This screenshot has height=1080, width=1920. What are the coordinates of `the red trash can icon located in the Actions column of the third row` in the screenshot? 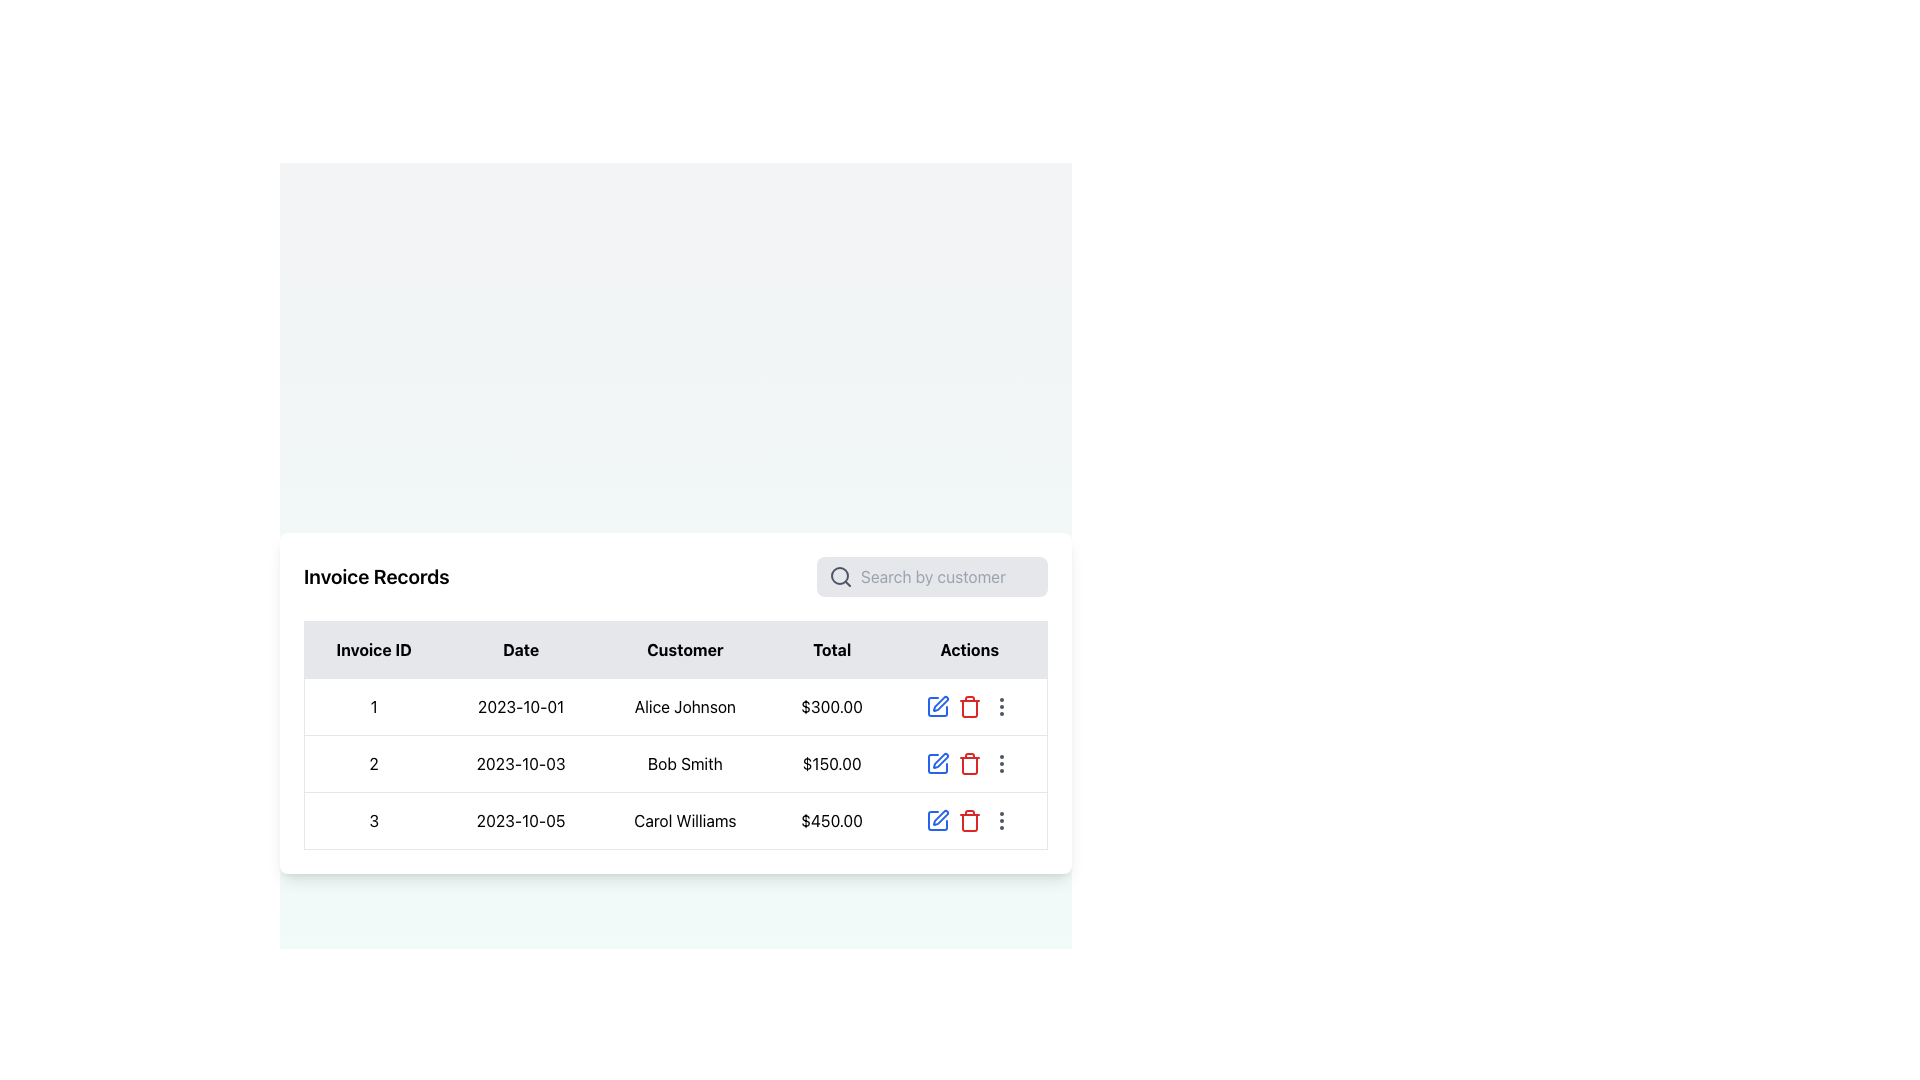 It's located at (969, 765).